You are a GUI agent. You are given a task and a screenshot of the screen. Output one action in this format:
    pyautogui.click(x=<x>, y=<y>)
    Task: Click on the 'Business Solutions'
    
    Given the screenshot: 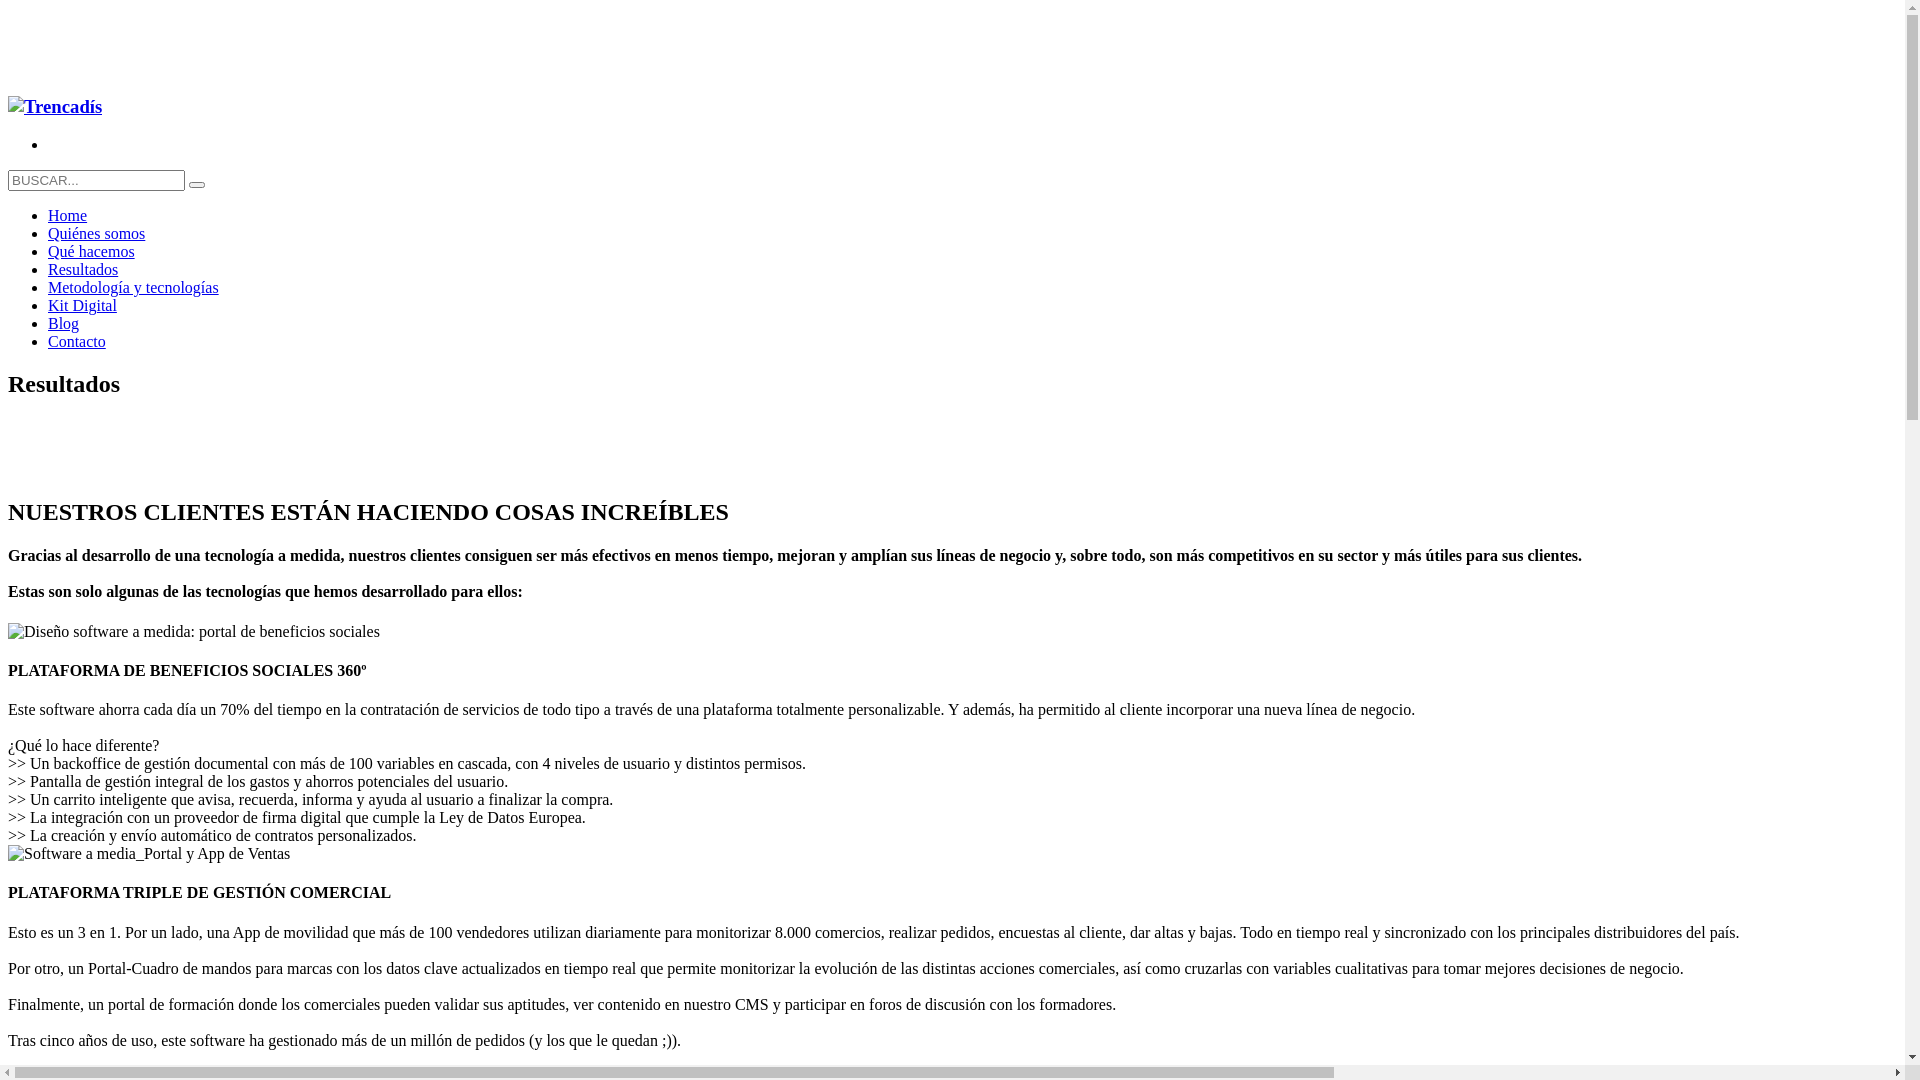 What is the action you would take?
    pyautogui.click(x=54, y=107)
    